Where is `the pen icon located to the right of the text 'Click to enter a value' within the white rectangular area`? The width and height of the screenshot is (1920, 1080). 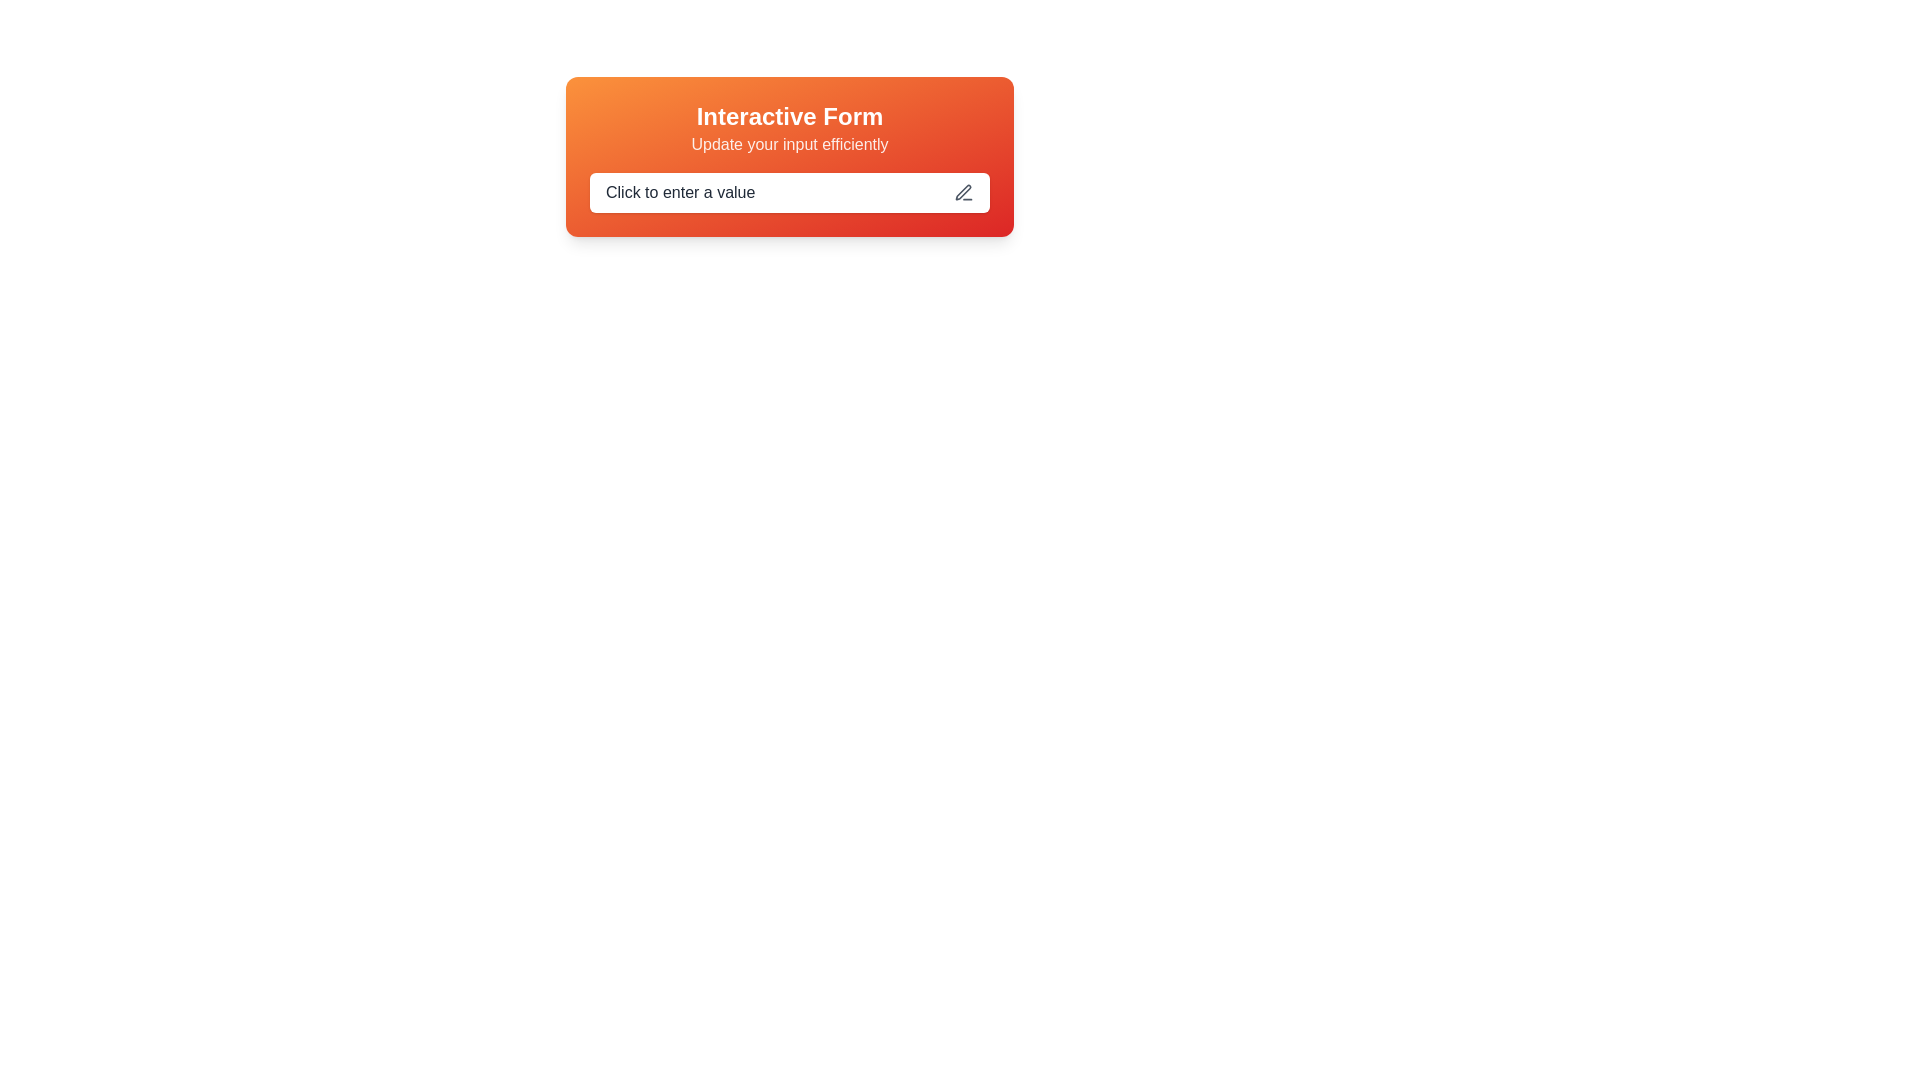 the pen icon located to the right of the text 'Click to enter a value' within the white rectangular area is located at coordinates (964, 192).